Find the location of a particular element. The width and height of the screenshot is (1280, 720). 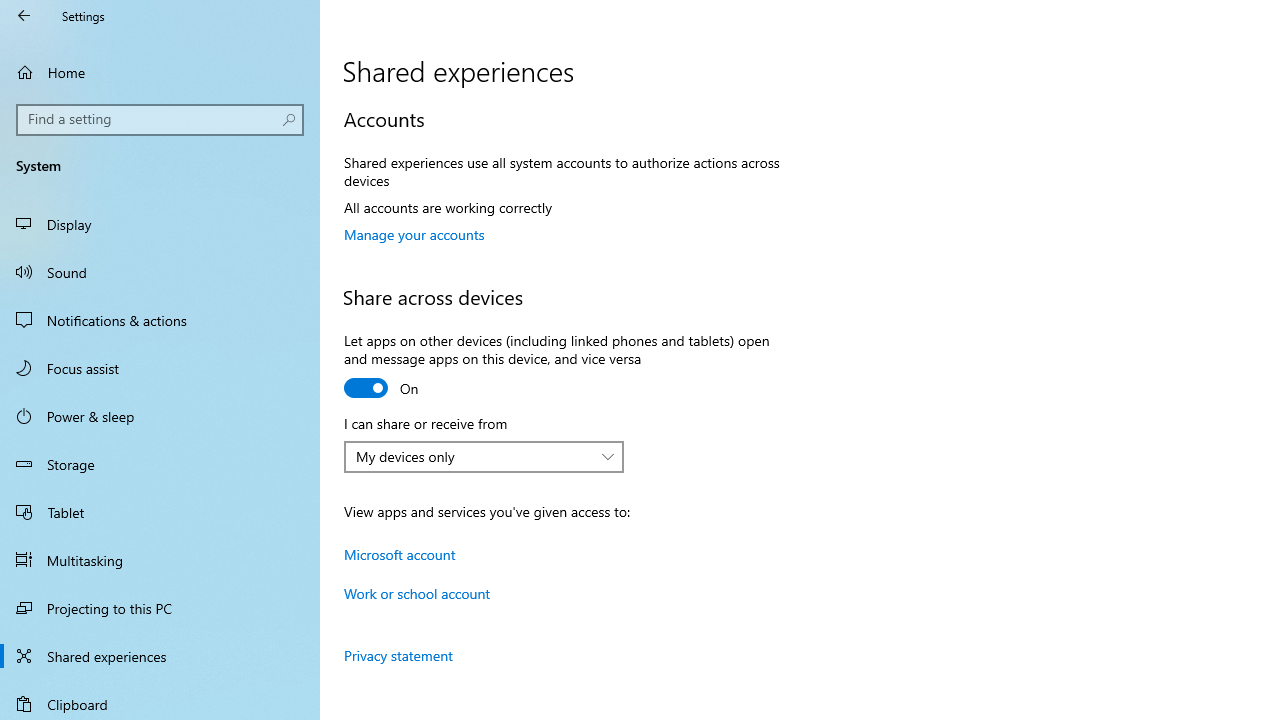

'Home' is located at coordinates (160, 71).